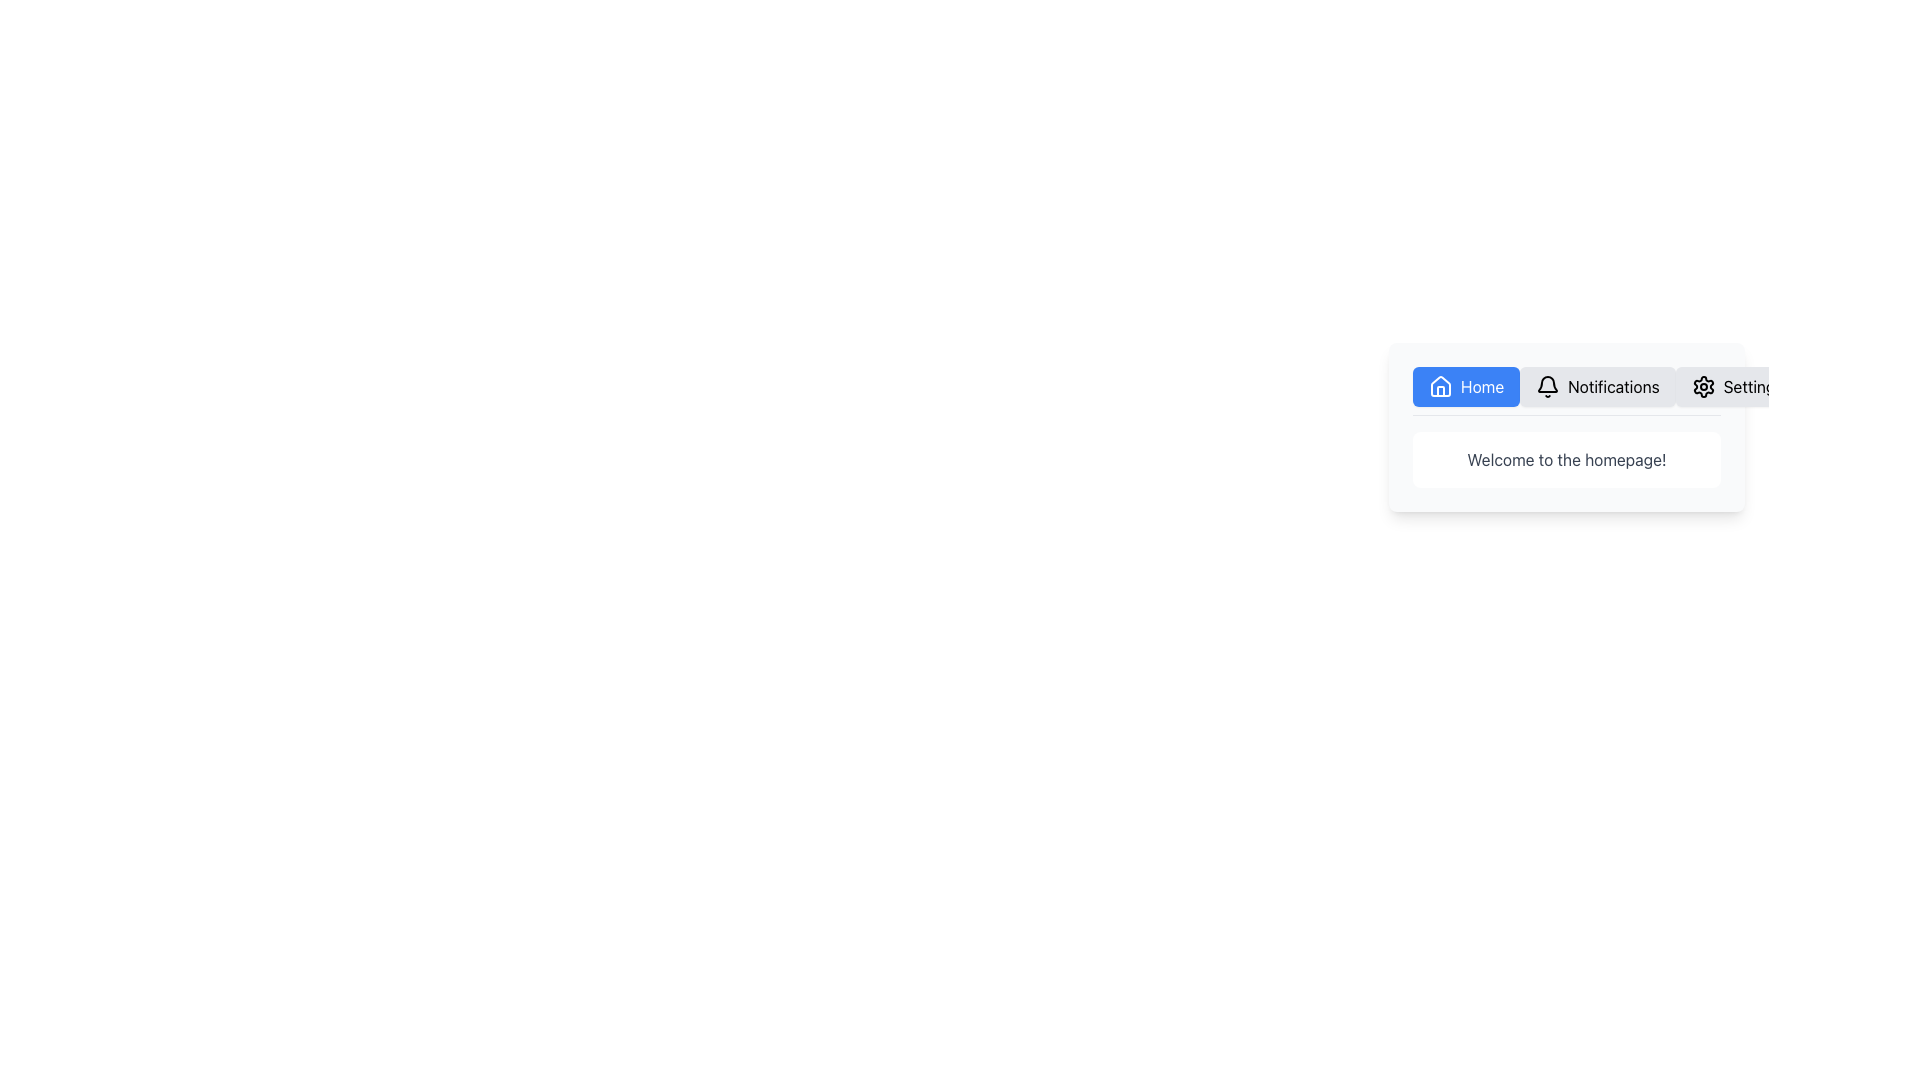  Describe the element at coordinates (1752, 386) in the screenshot. I see `the 'Settings' text label` at that location.